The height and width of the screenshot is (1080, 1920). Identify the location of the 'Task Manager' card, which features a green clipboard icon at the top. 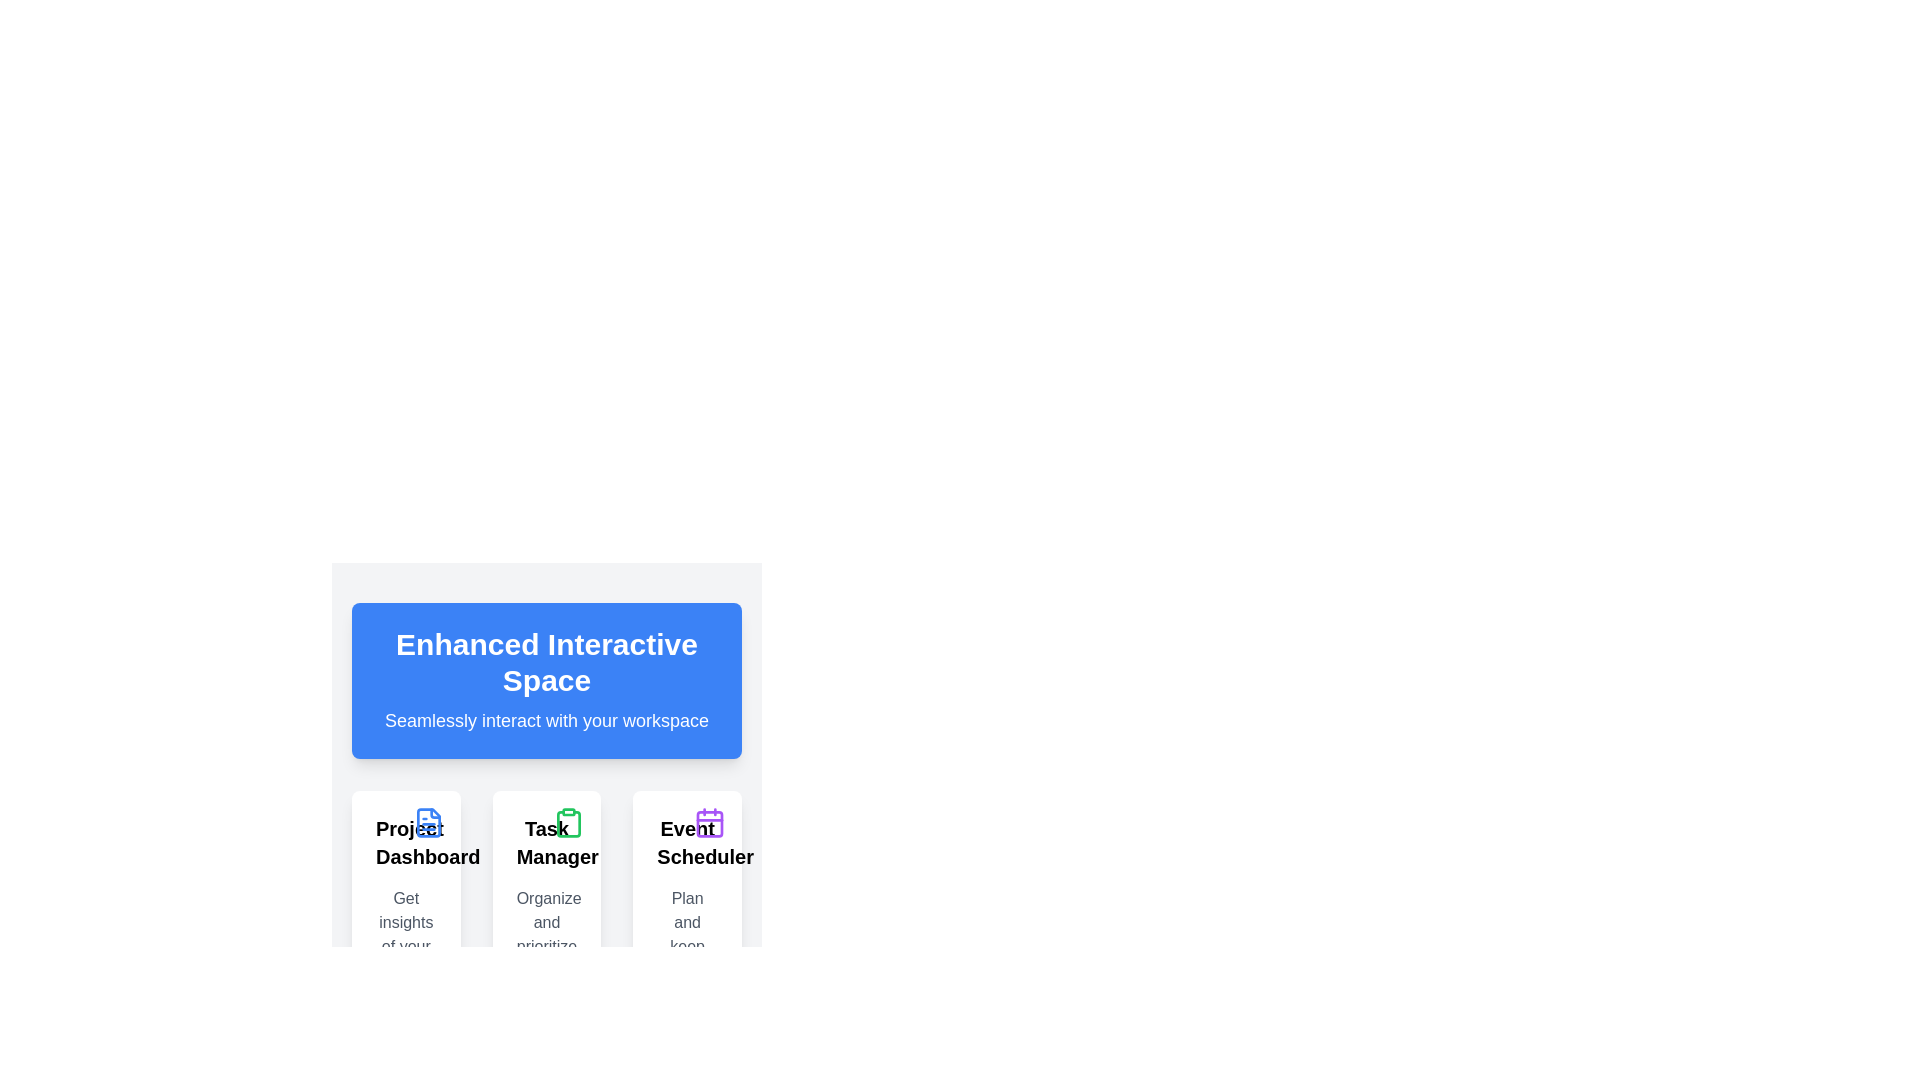
(547, 934).